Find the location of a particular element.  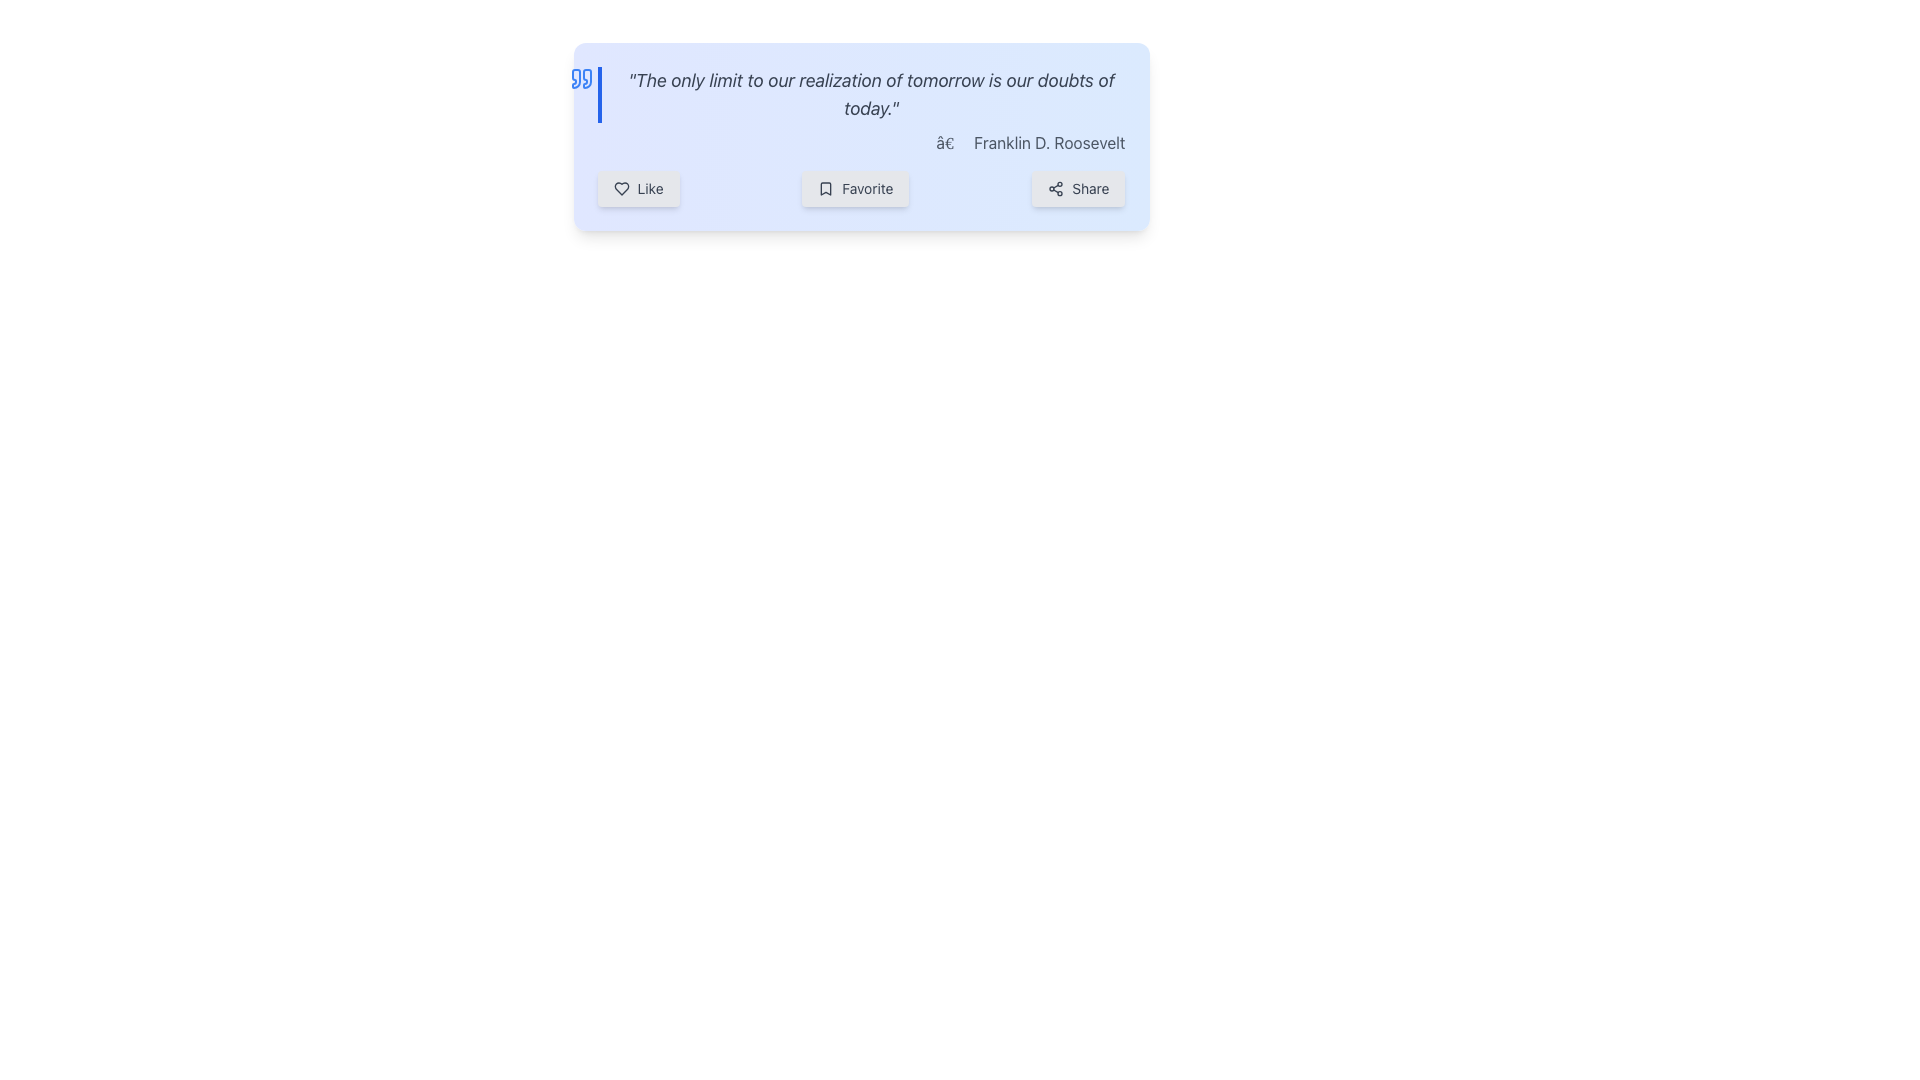

the first button in the horizontal group of three buttons at the bottom left of the quote card to activate hover effects is located at coordinates (637, 189).